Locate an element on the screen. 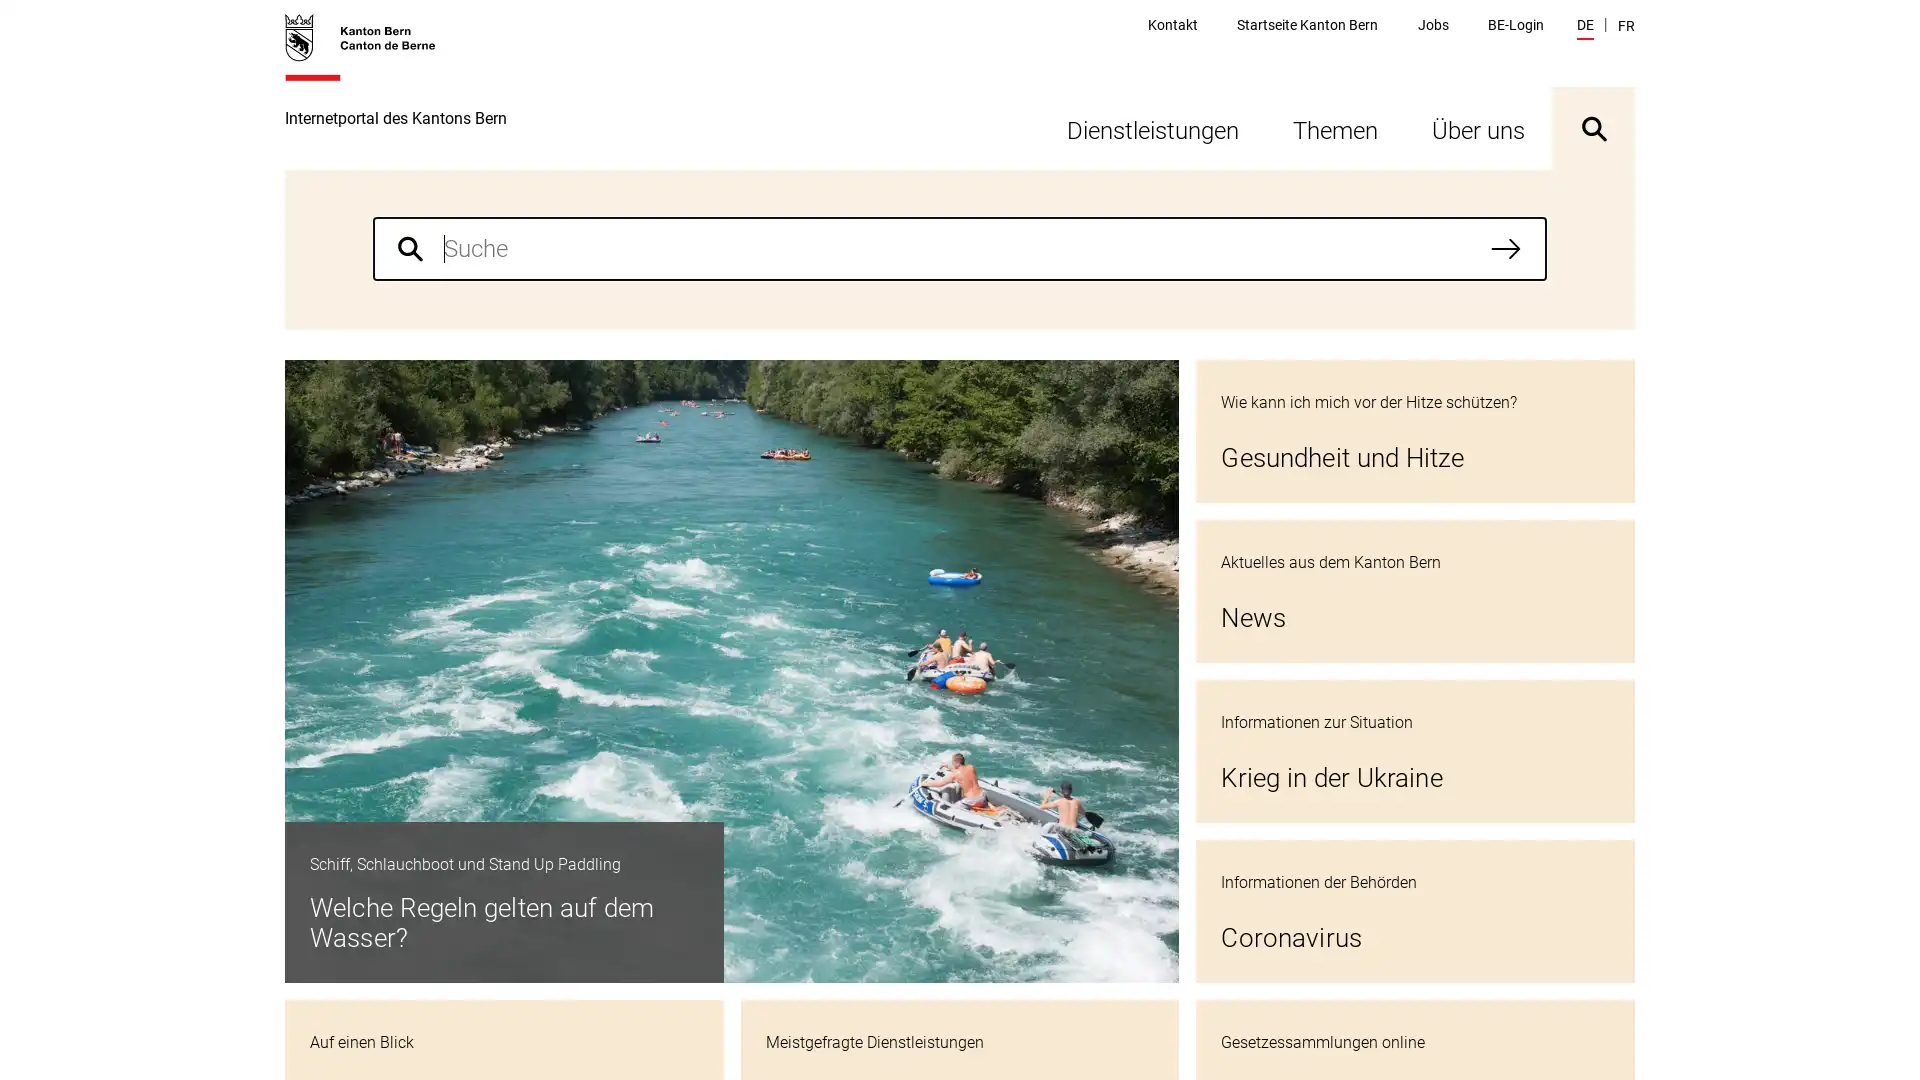 The image size is (1920, 1080). Uber uns is located at coordinates (1478, 128).